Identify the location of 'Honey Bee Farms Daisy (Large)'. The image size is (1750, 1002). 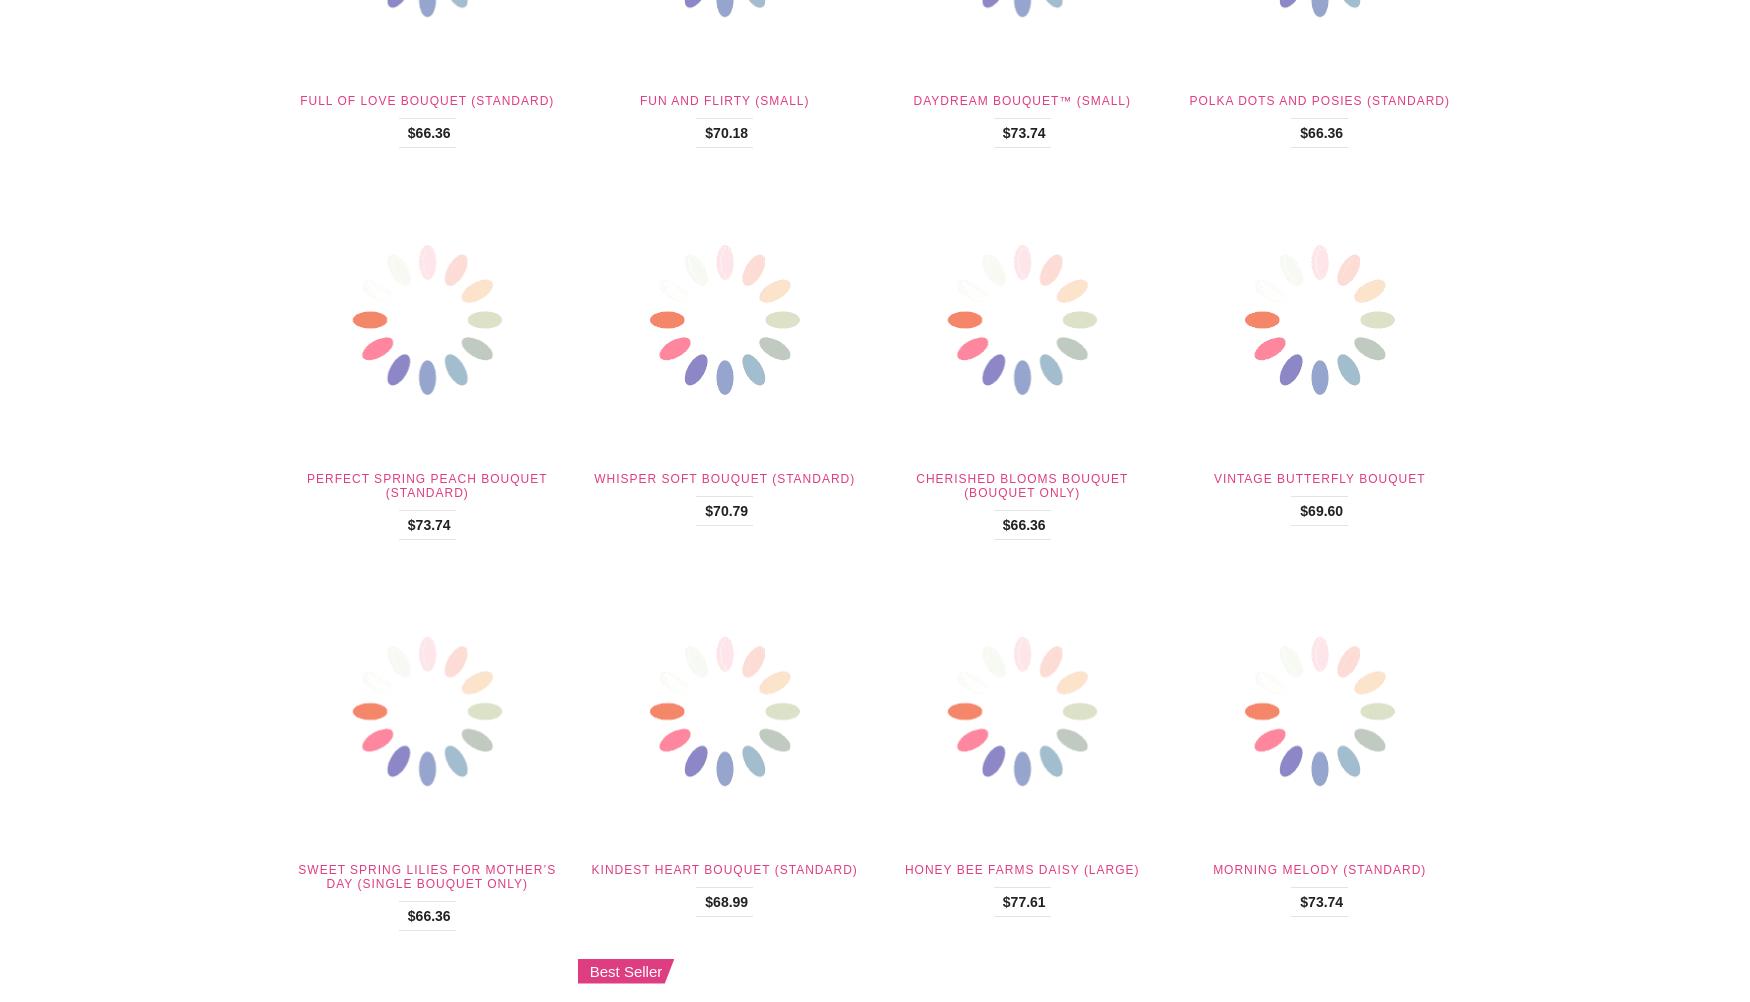
(1020, 870).